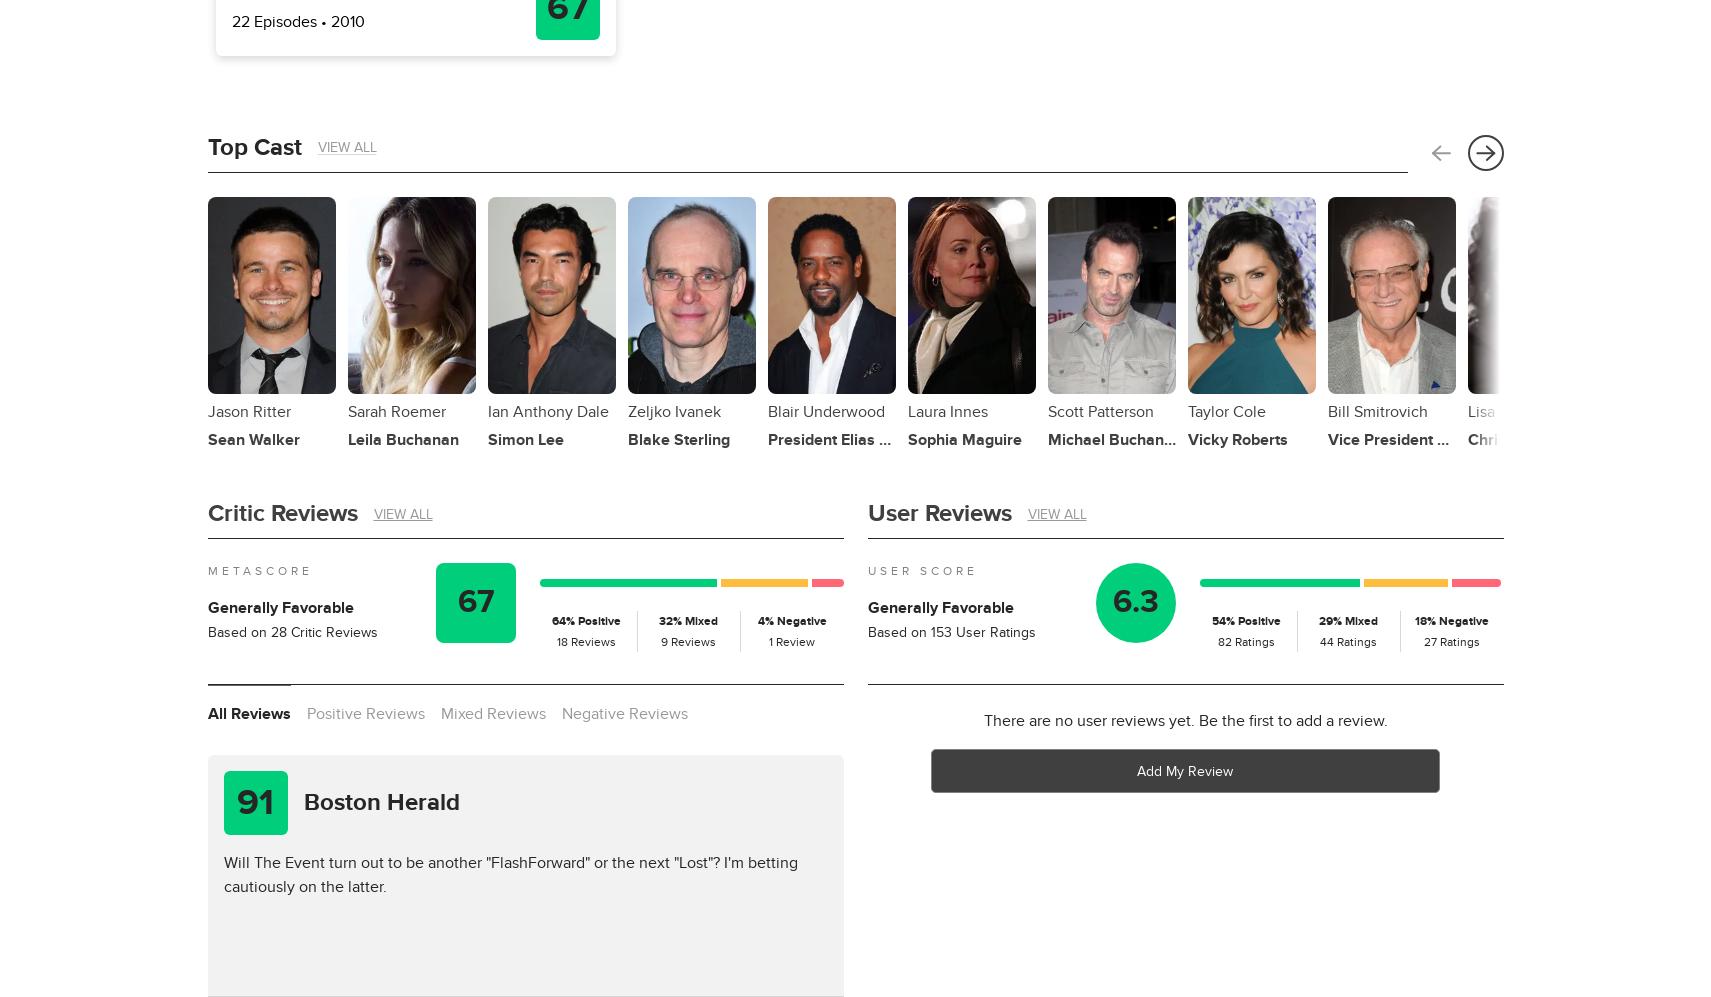 Image resolution: width=1711 pixels, height=997 pixels. I want to click on 'Simon Lee', so click(524, 438).